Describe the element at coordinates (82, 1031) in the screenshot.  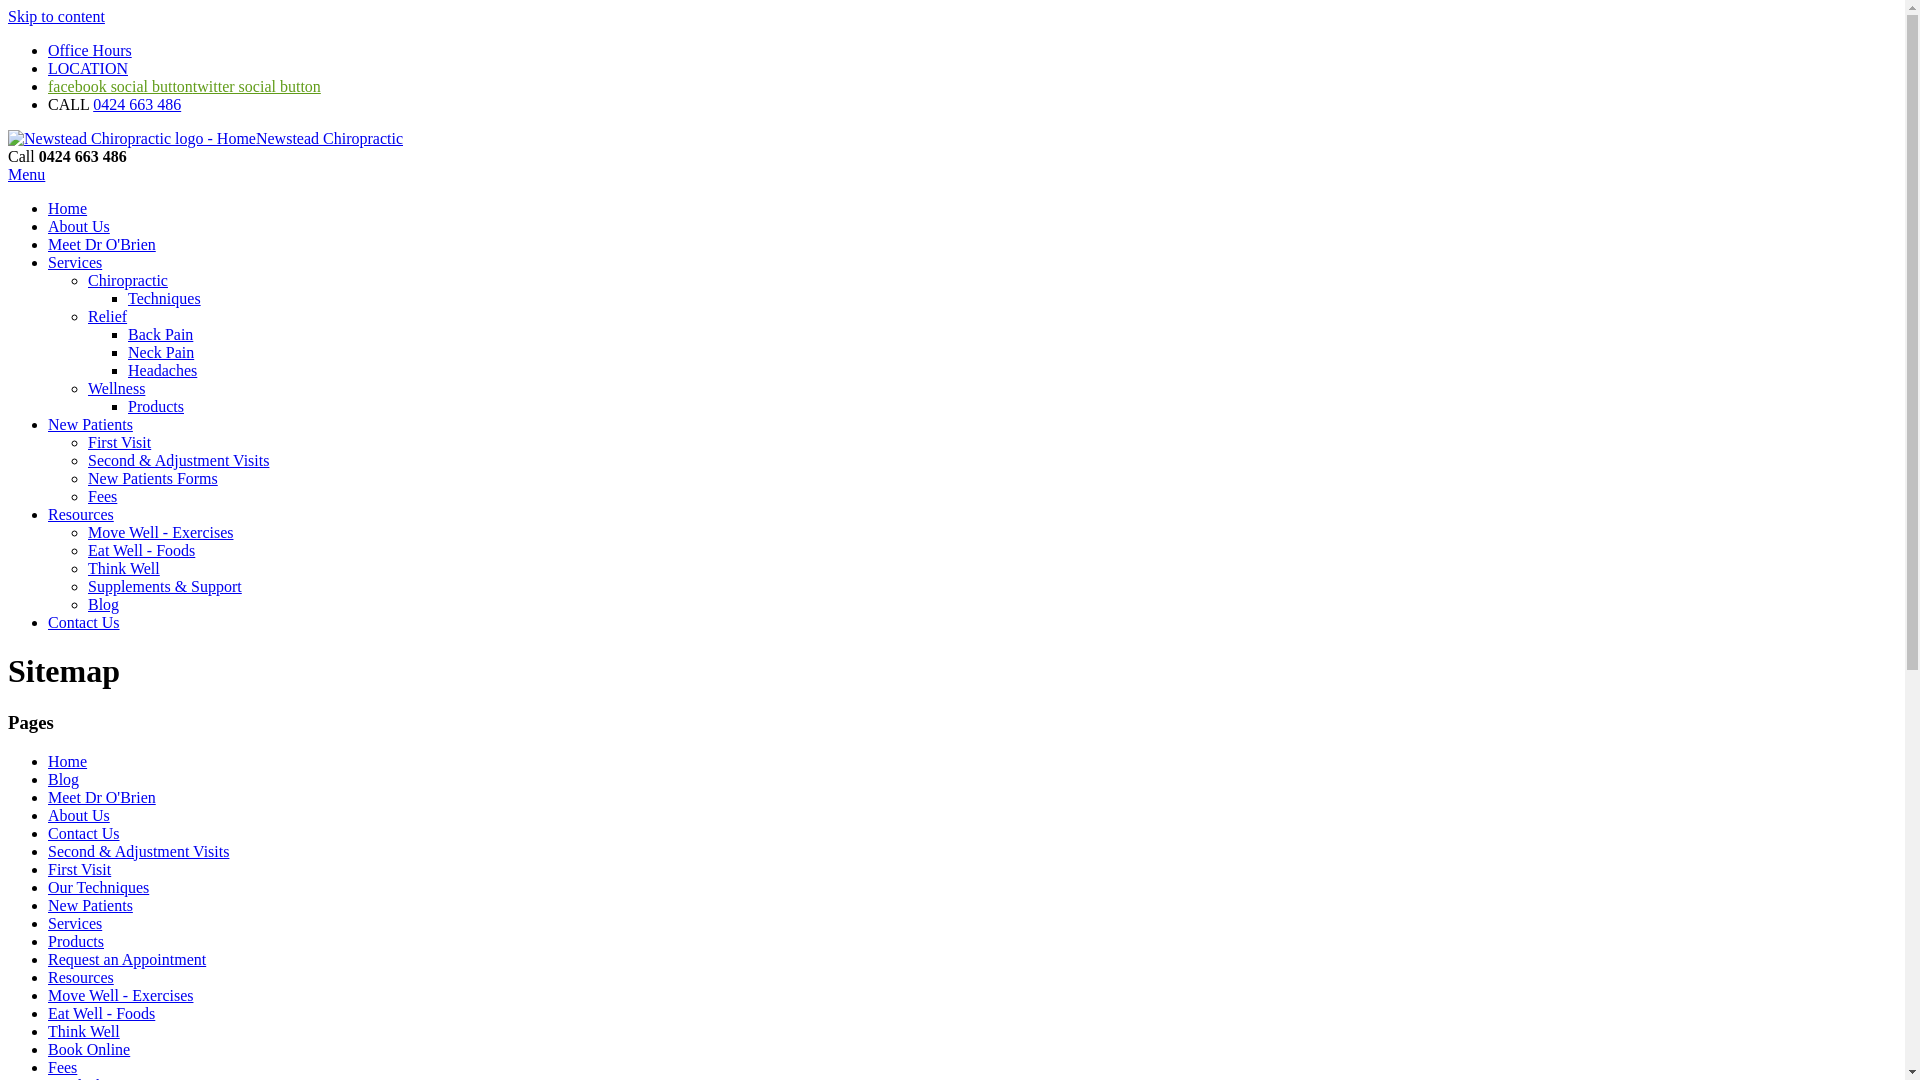
I see `'Think Well'` at that location.